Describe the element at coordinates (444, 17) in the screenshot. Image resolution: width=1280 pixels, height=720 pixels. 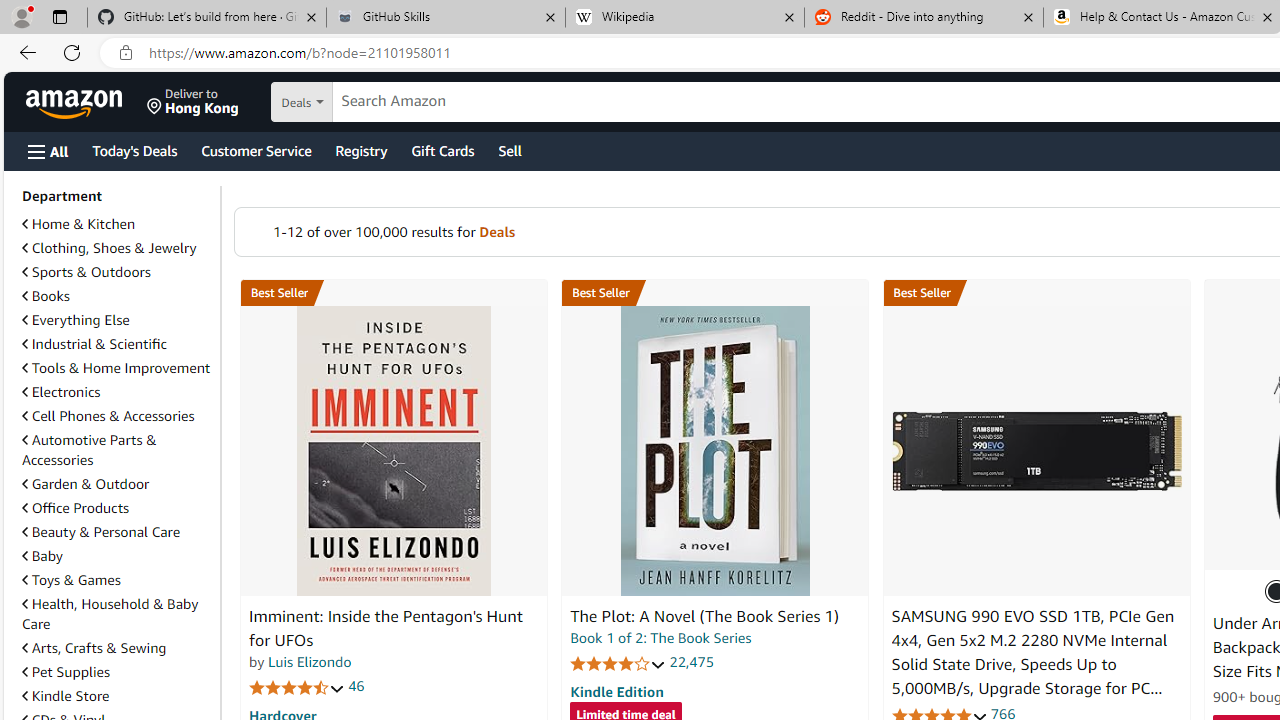
I see `'GitHub Skills'` at that location.